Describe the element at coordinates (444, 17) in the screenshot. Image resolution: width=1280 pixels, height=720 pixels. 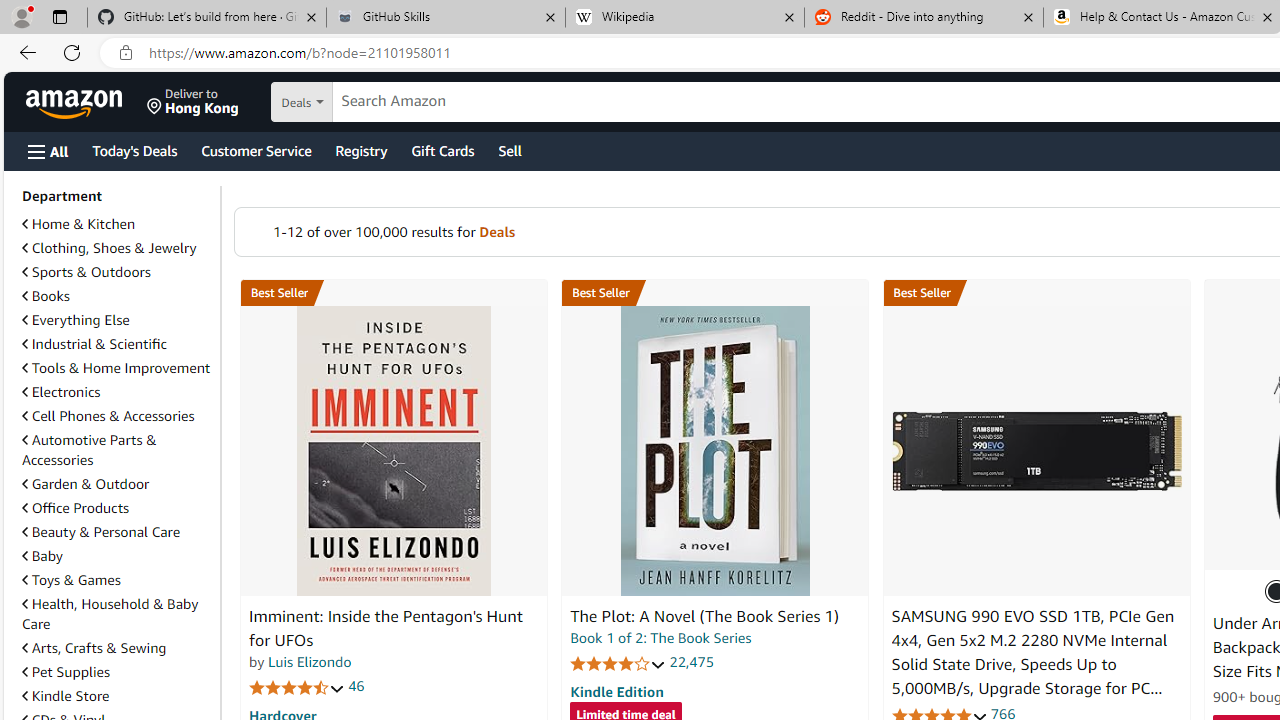
I see `'GitHub Skills'` at that location.